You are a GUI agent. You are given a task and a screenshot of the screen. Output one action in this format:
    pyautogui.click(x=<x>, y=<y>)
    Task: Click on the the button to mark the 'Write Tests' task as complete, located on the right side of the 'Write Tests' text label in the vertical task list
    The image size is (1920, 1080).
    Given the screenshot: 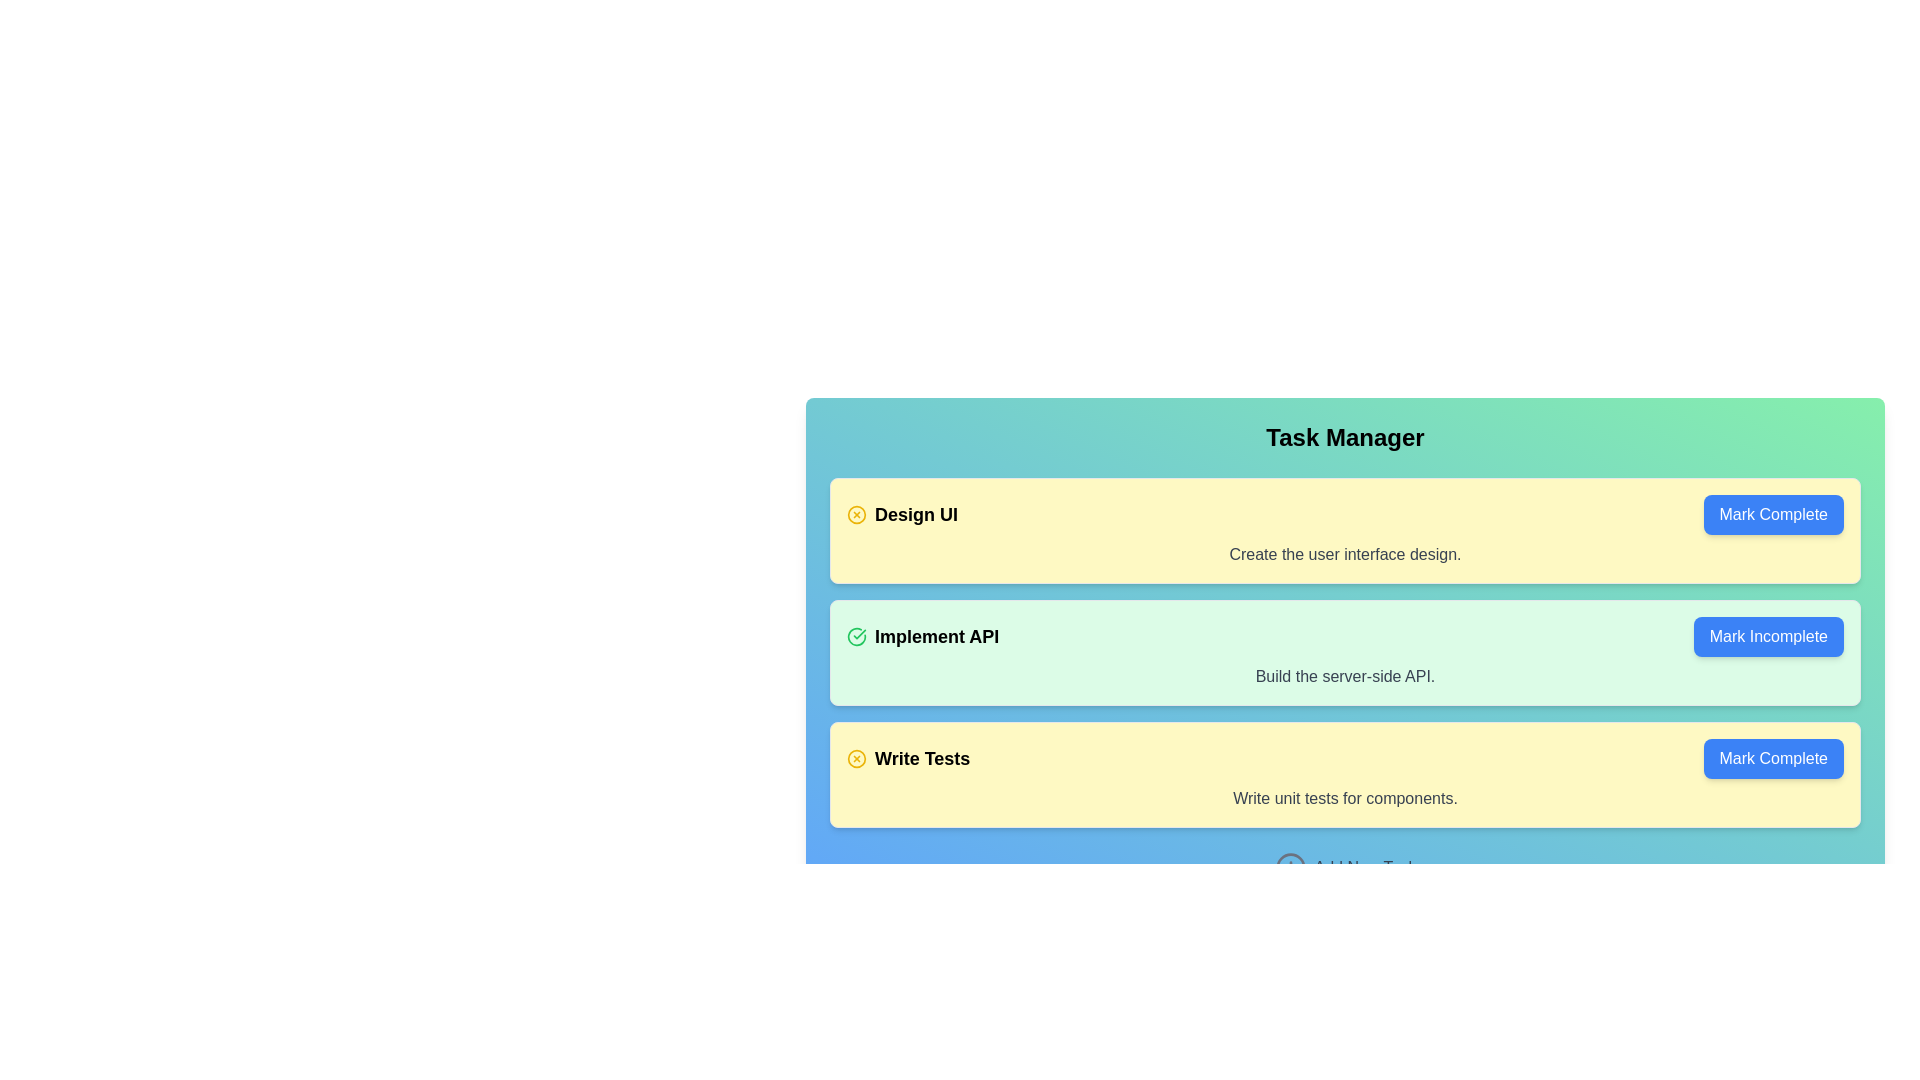 What is the action you would take?
    pyautogui.click(x=1773, y=759)
    